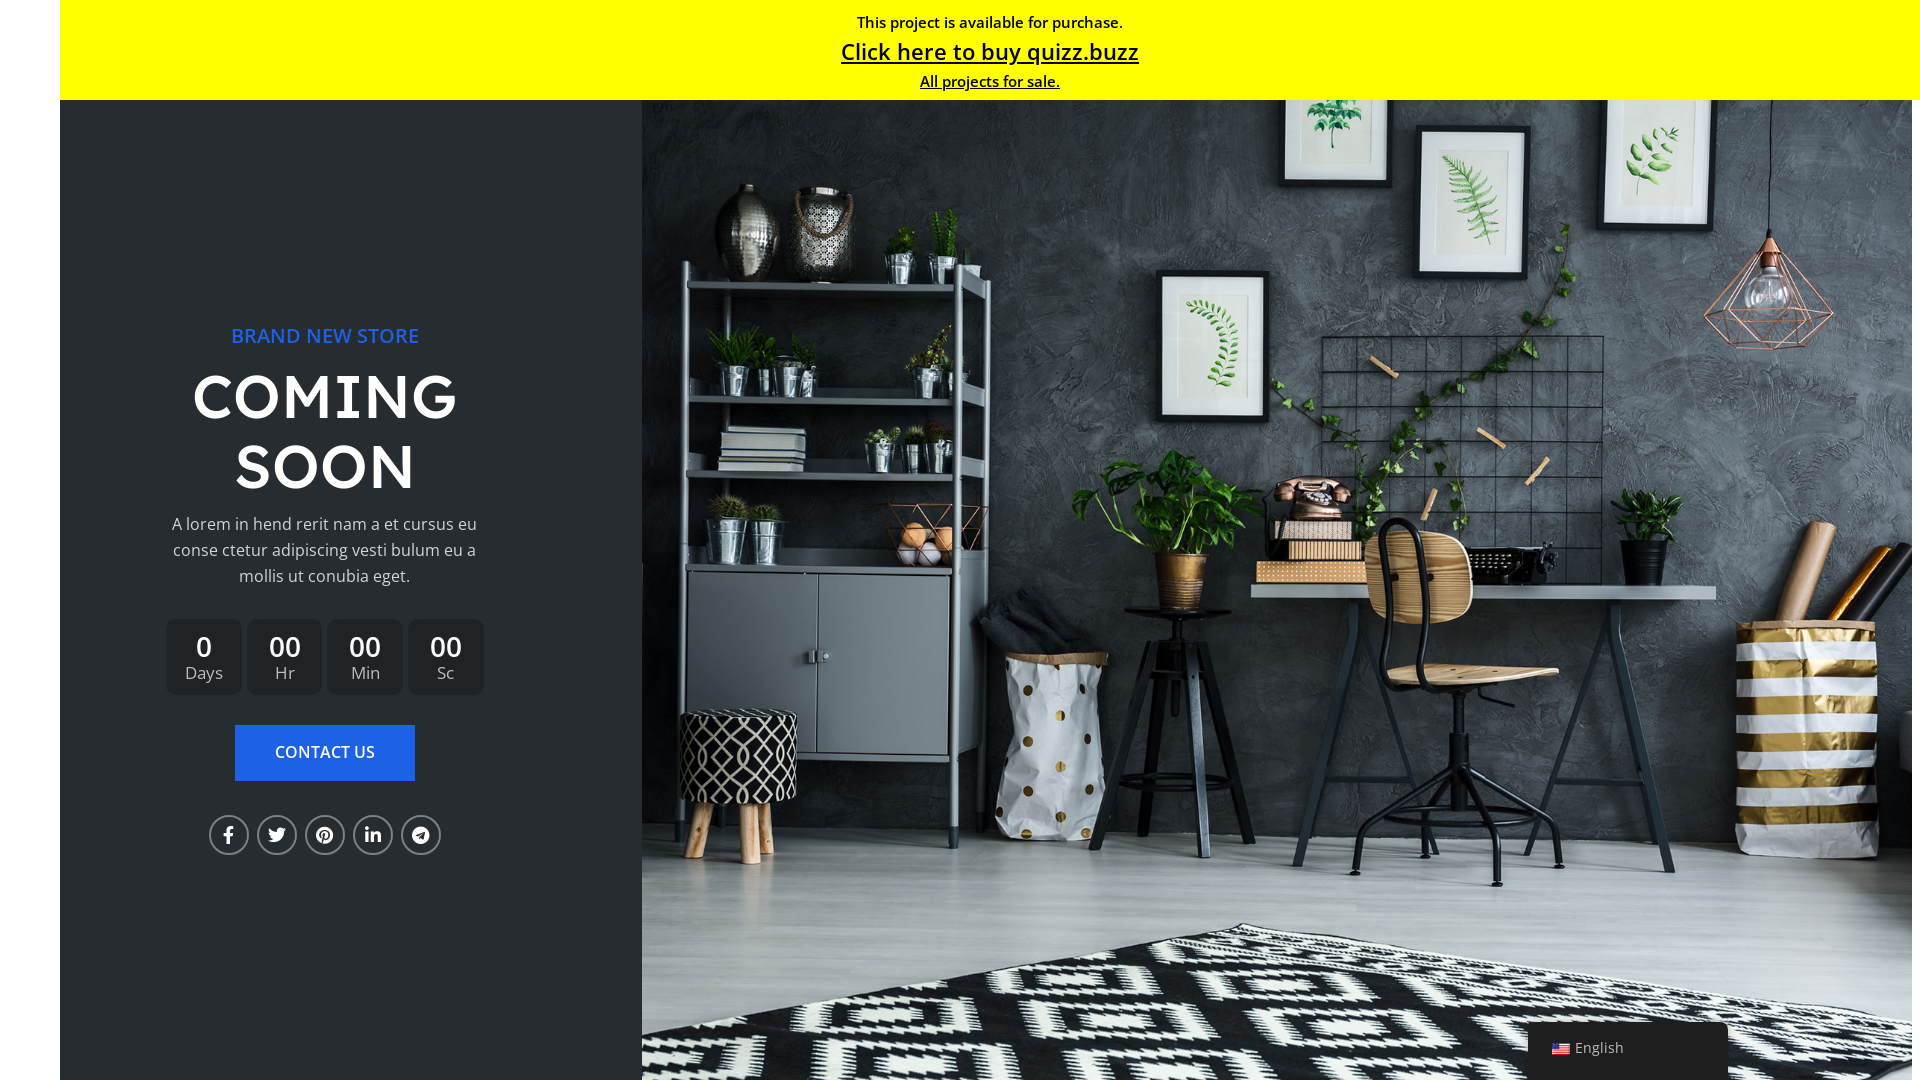 This screenshot has width=1920, height=1080. I want to click on 'Click here to buy quizz.buzz', so click(989, 49).